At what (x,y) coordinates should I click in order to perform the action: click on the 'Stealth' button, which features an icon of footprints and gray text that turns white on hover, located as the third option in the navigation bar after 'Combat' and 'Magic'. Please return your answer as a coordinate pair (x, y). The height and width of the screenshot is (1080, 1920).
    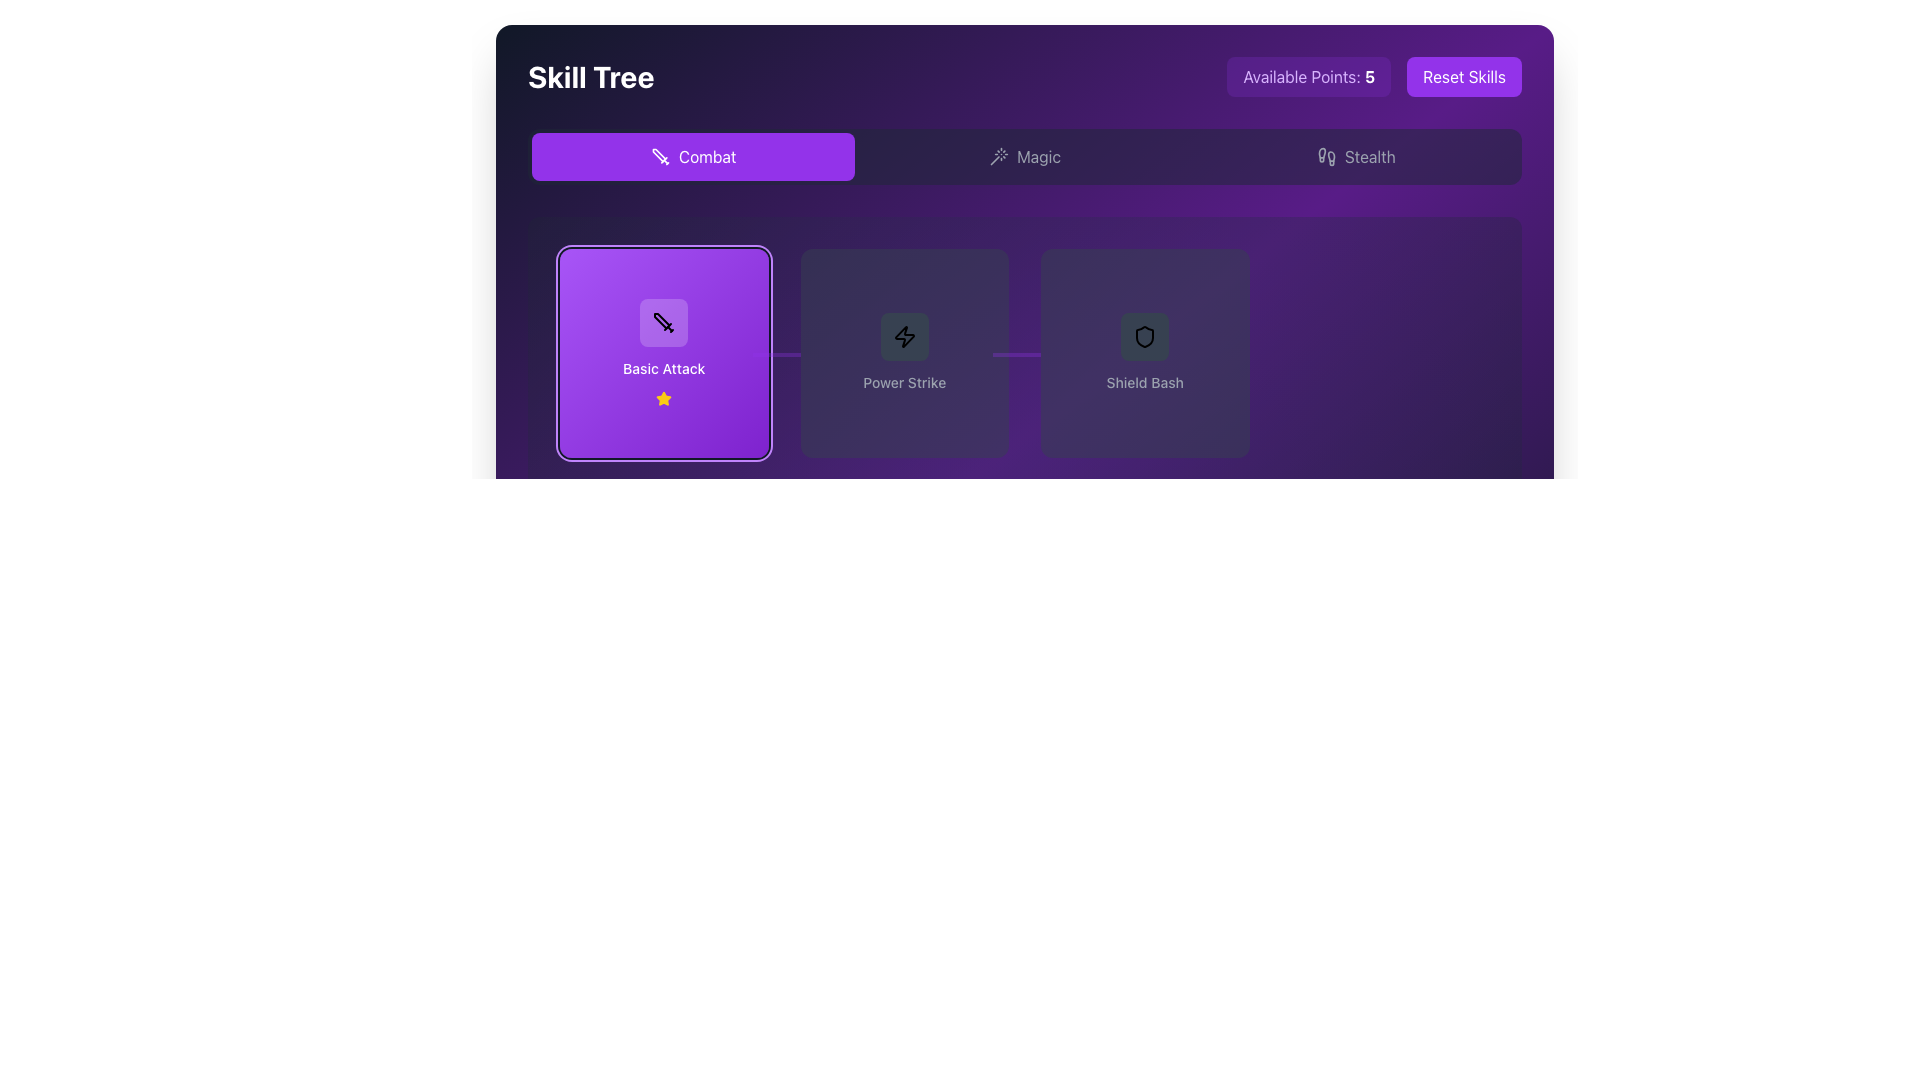
    Looking at the image, I should click on (1356, 156).